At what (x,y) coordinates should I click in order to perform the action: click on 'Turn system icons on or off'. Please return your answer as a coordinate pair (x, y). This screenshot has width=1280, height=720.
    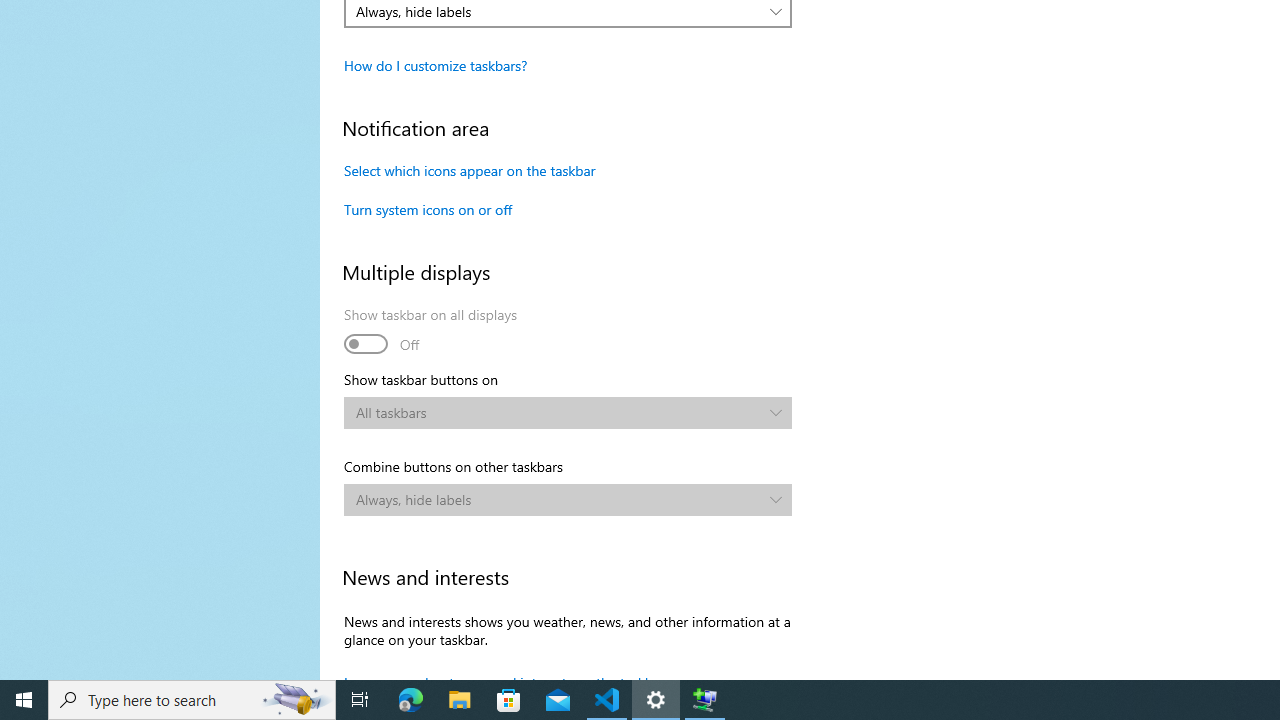
    Looking at the image, I should click on (427, 209).